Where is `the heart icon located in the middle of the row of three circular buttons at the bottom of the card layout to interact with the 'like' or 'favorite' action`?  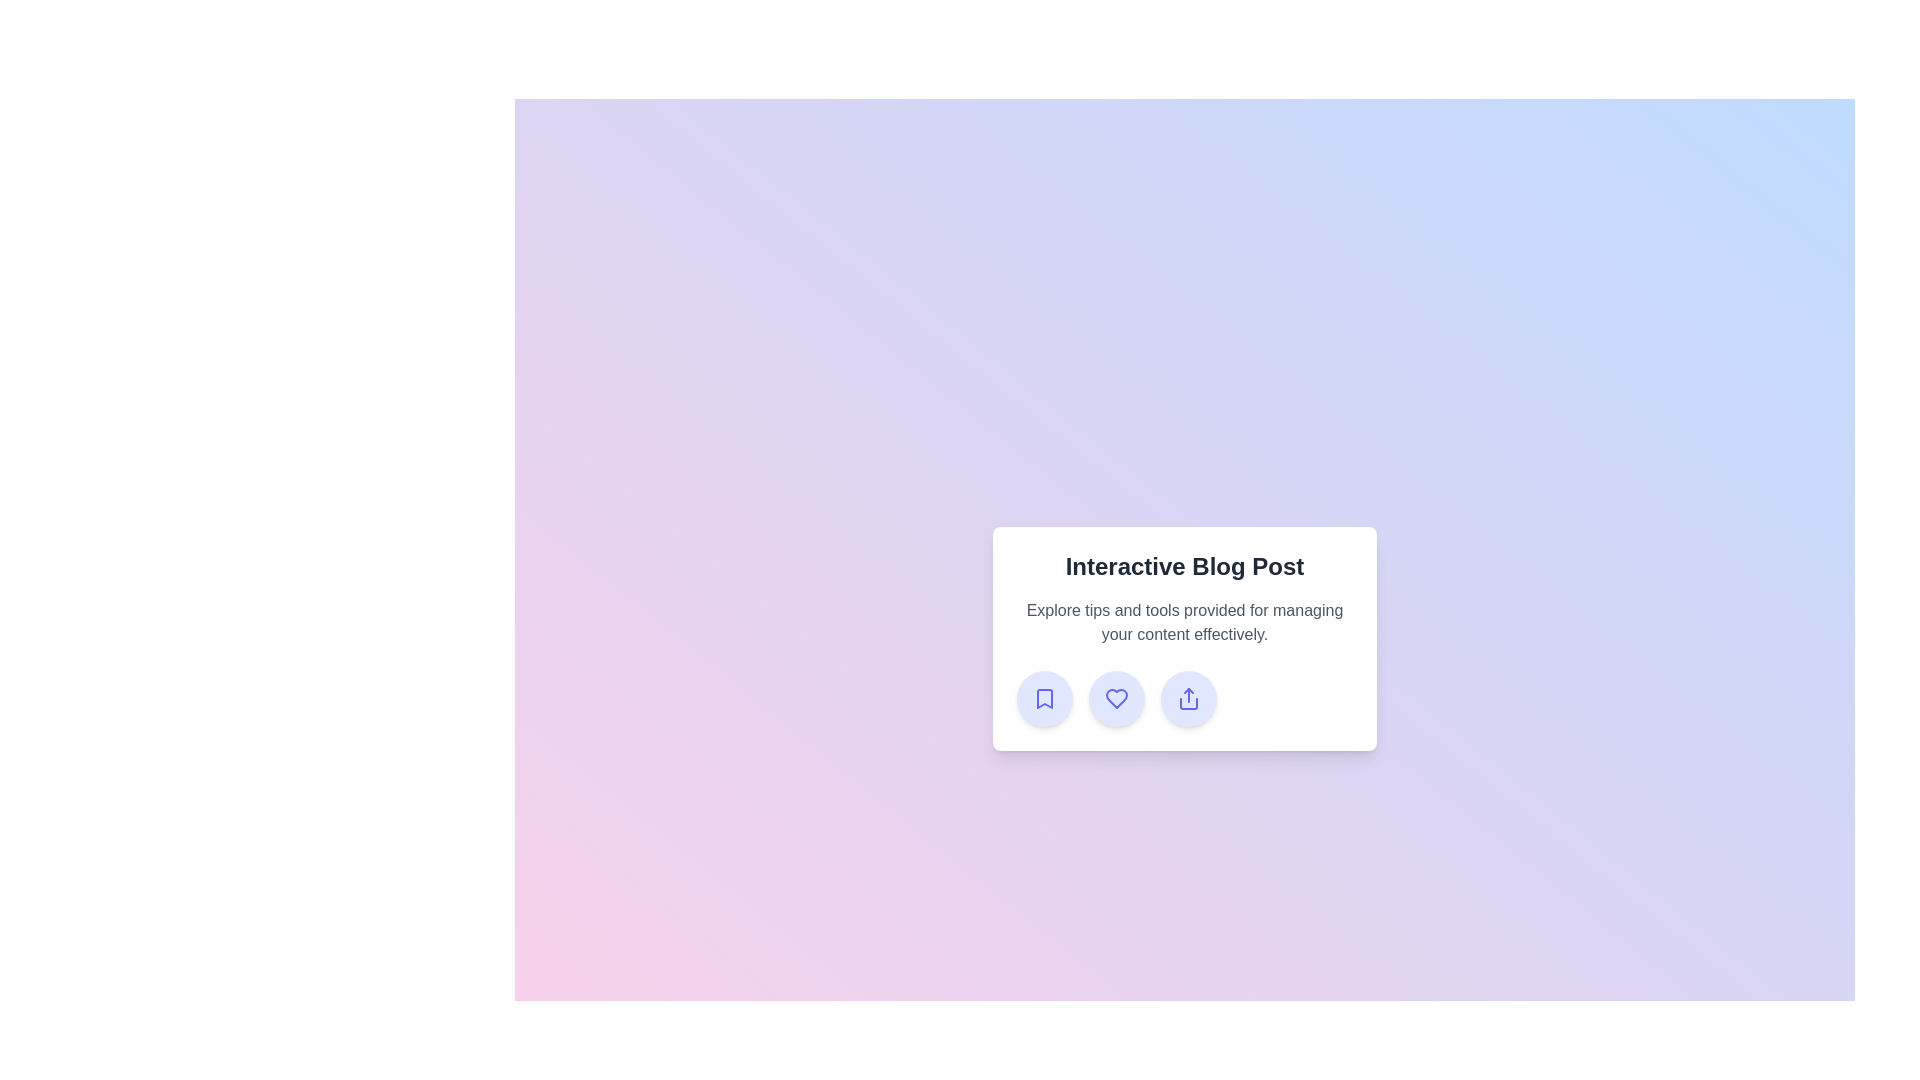
the heart icon located in the middle of the row of three circular buttons at the bottom of the card layout to interact with the 'like' or 'favorite' action is located at coordinates (1116, 697).